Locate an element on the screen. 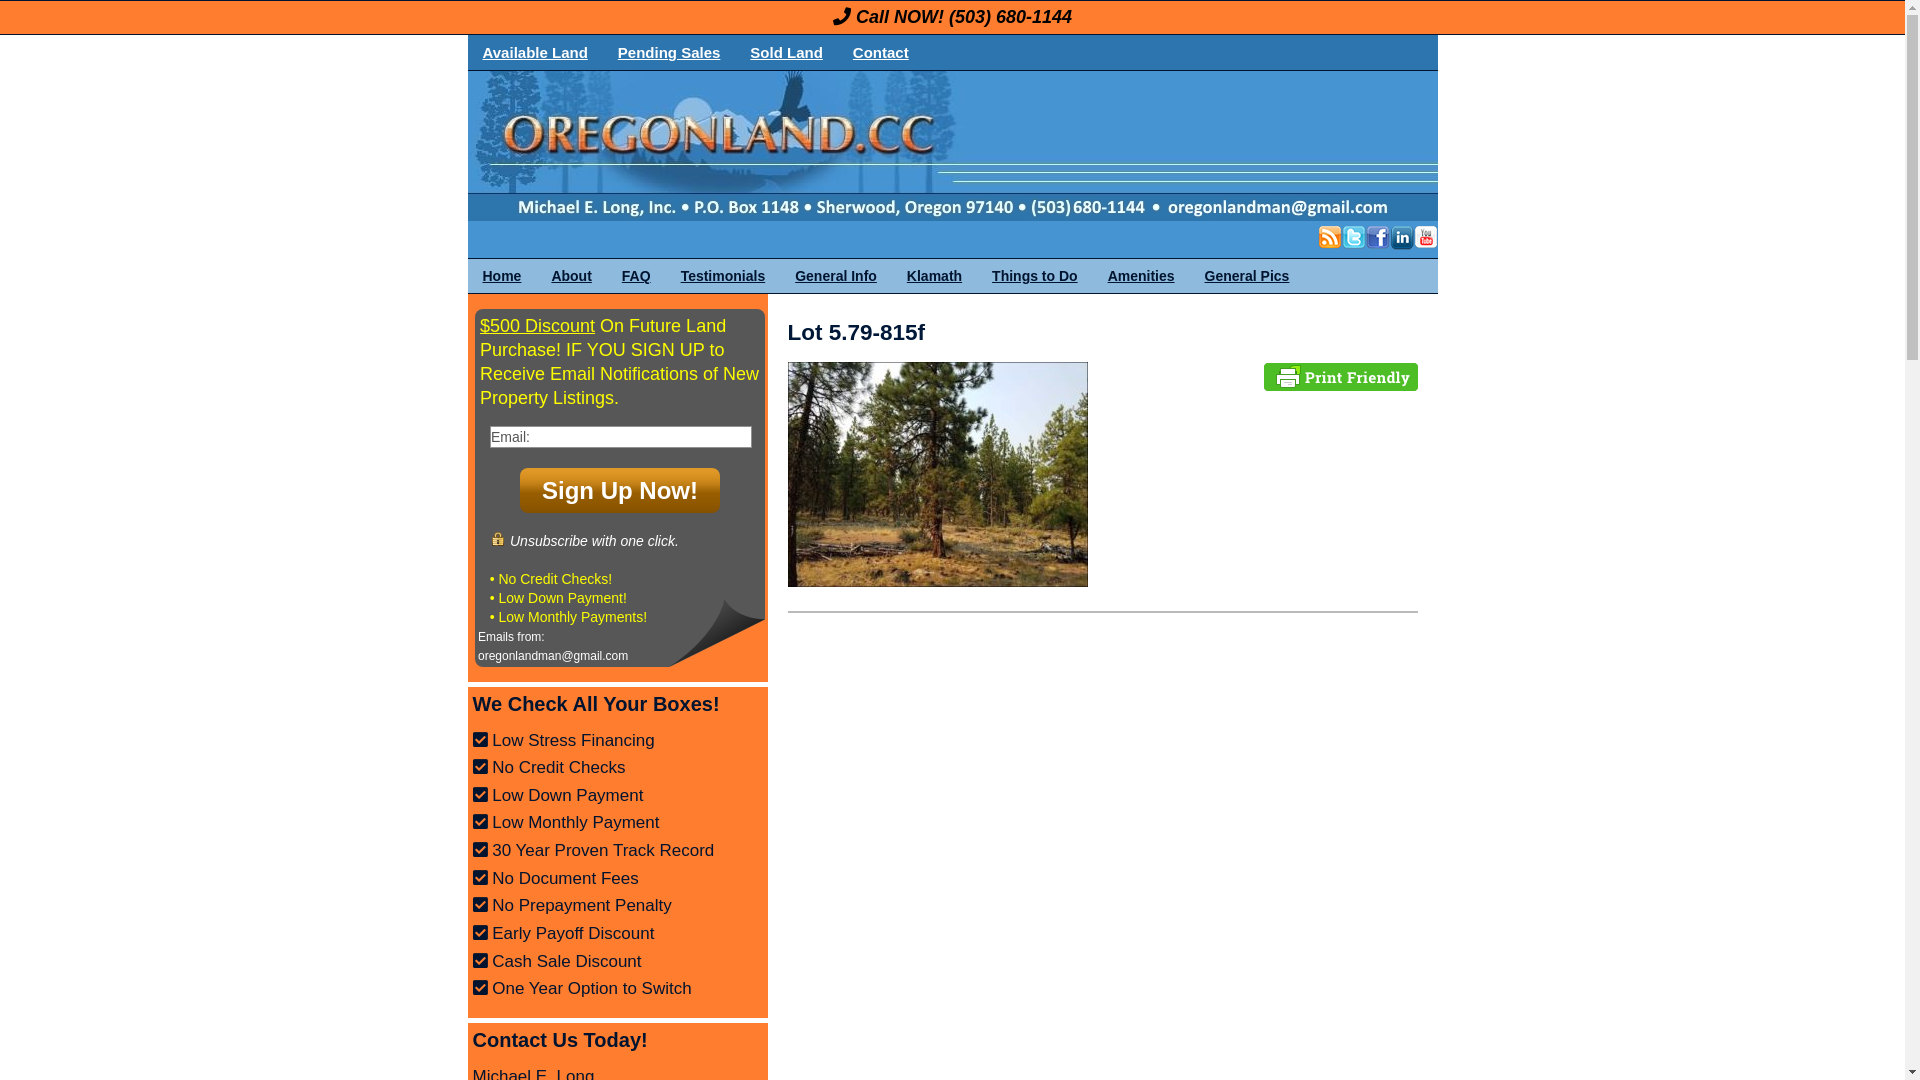 The image size is (1920, 1080). 'General Pics' is located at coordinates (1246, 276).